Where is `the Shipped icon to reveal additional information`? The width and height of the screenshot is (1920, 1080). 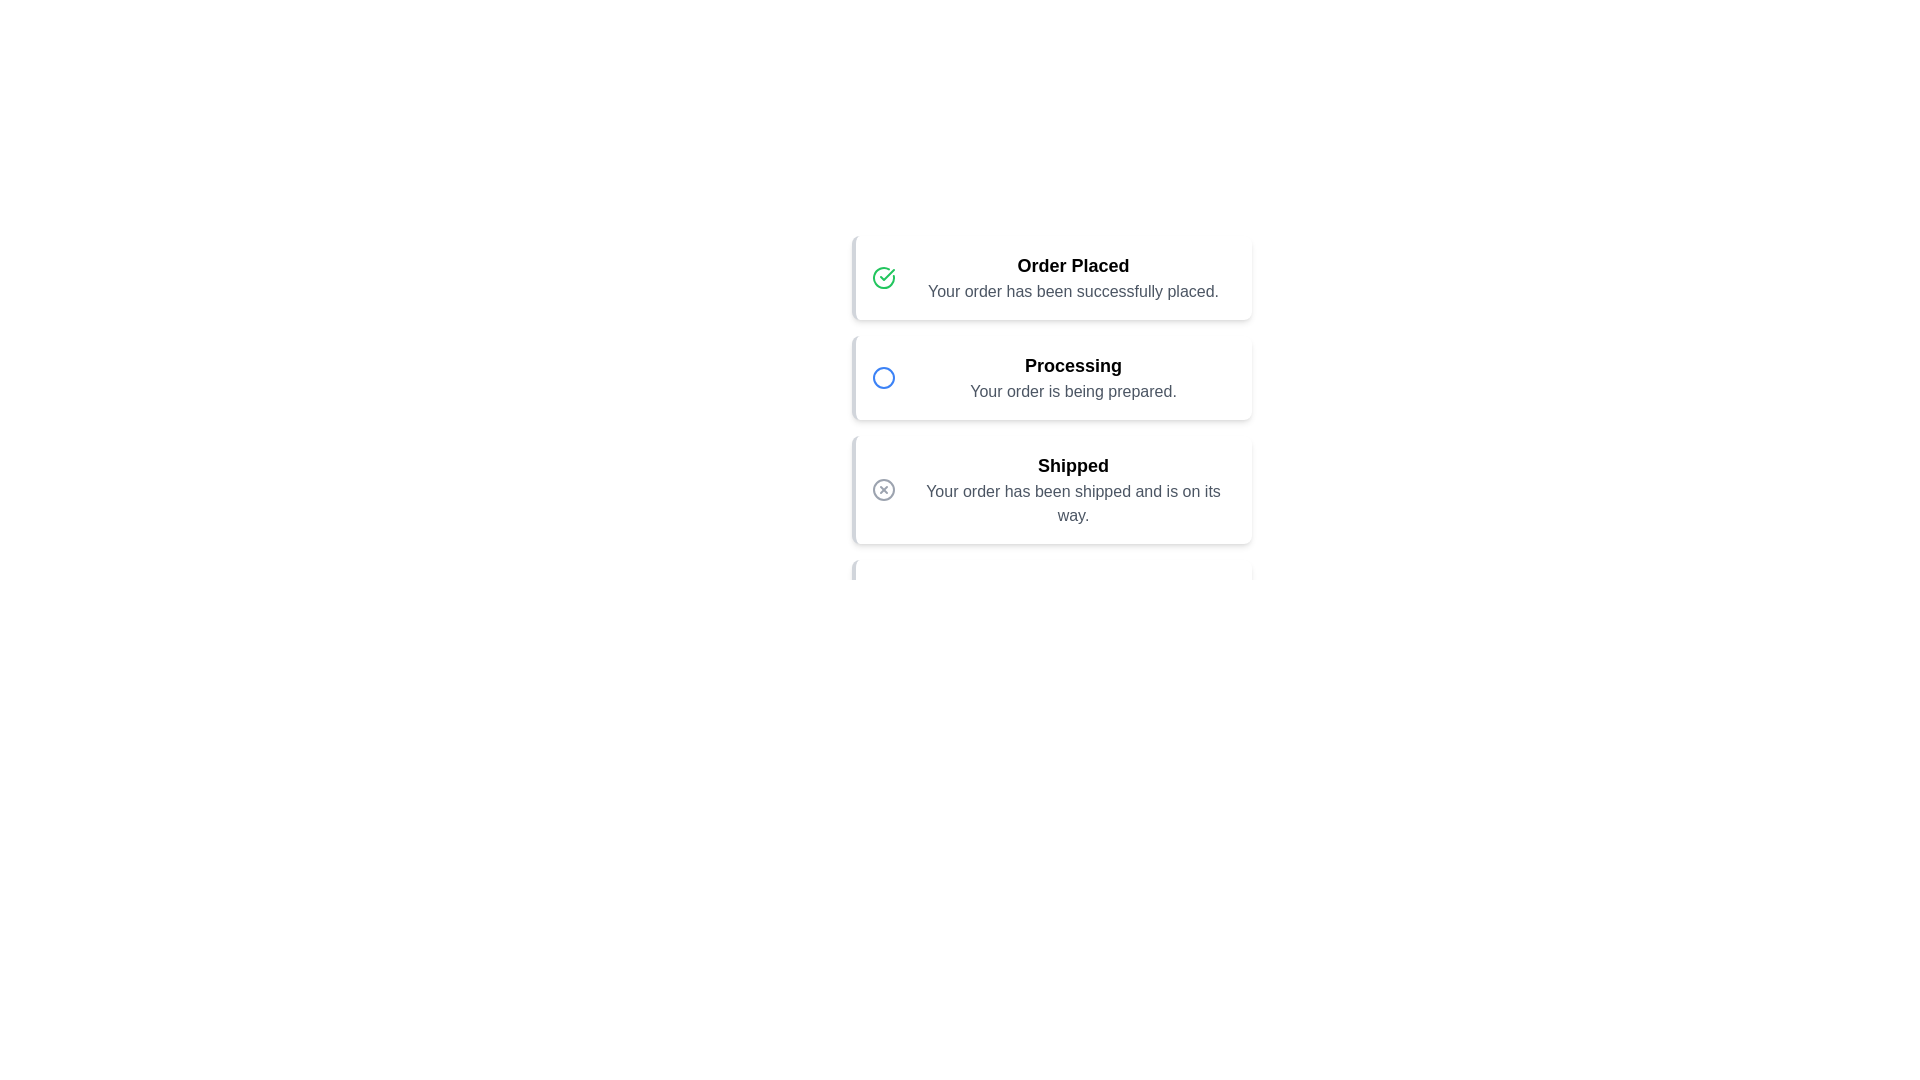
the Shipped icon to reveal additional information is located at coordinates (882, 489).